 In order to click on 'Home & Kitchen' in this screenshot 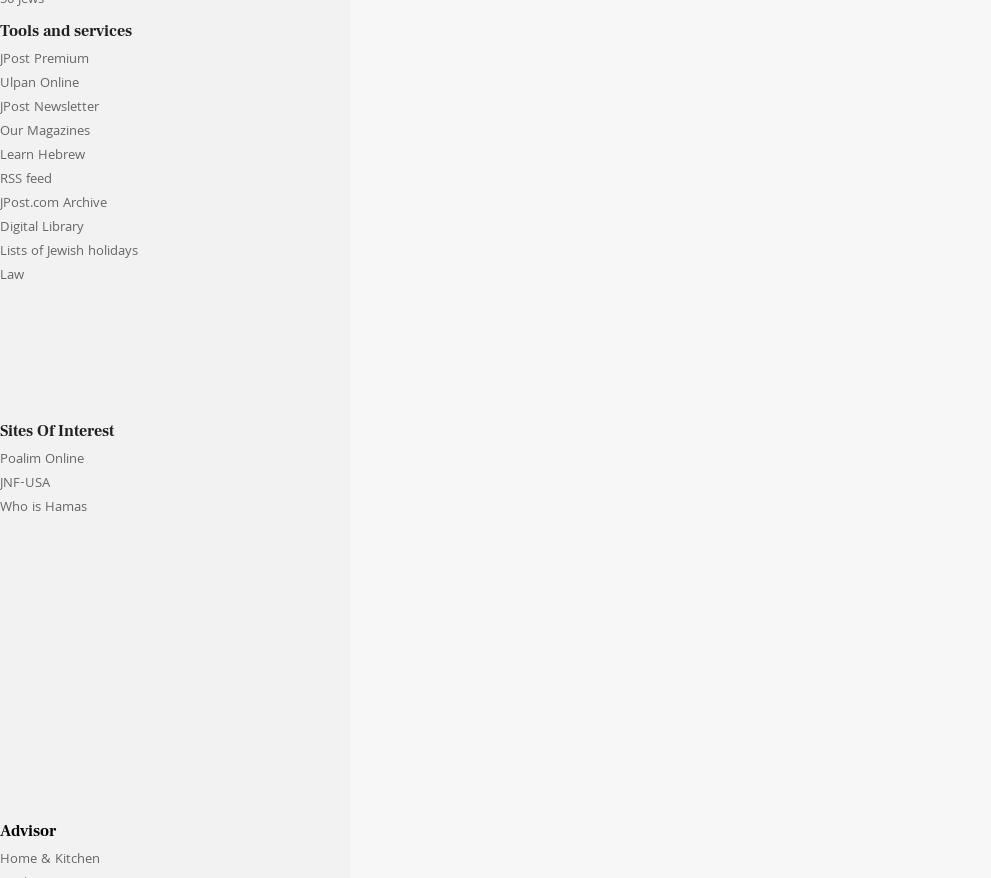, I will do `click(50, 860)`.